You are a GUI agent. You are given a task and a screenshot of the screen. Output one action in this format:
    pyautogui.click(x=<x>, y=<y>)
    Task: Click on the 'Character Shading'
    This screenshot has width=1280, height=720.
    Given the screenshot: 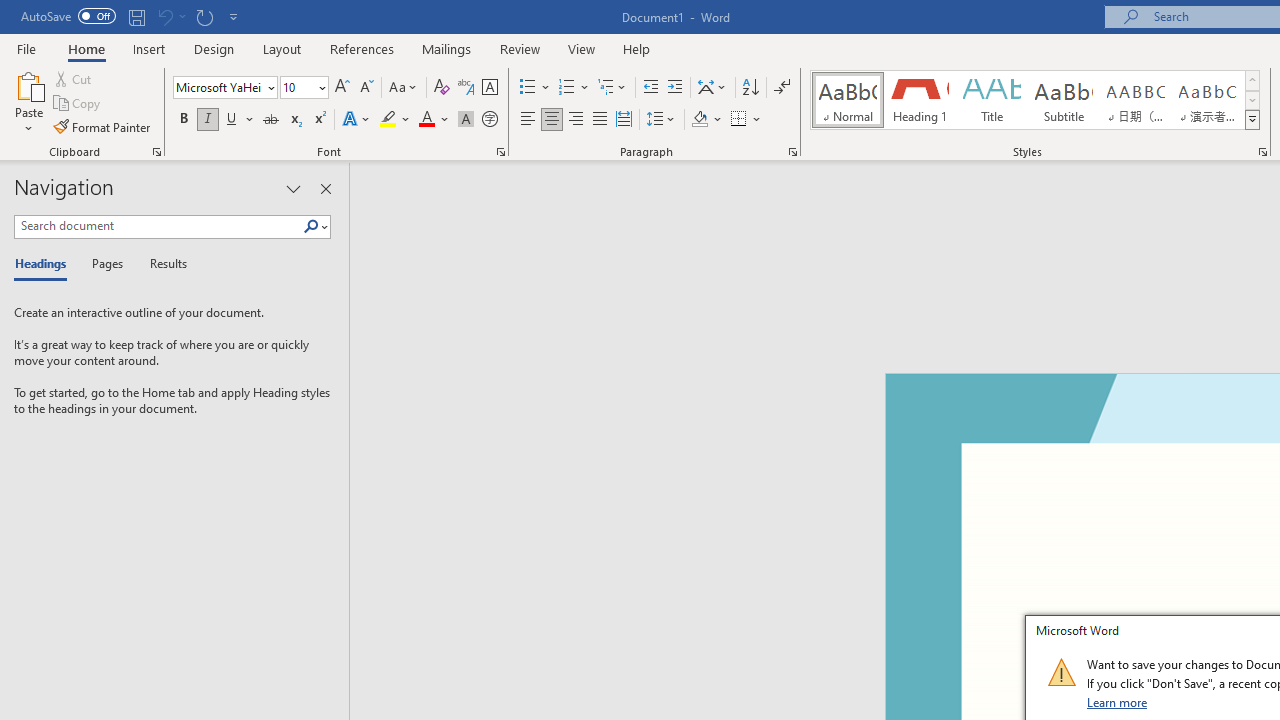 What is the action you would take?
    pyautogui.click(x=464, y=119)
    